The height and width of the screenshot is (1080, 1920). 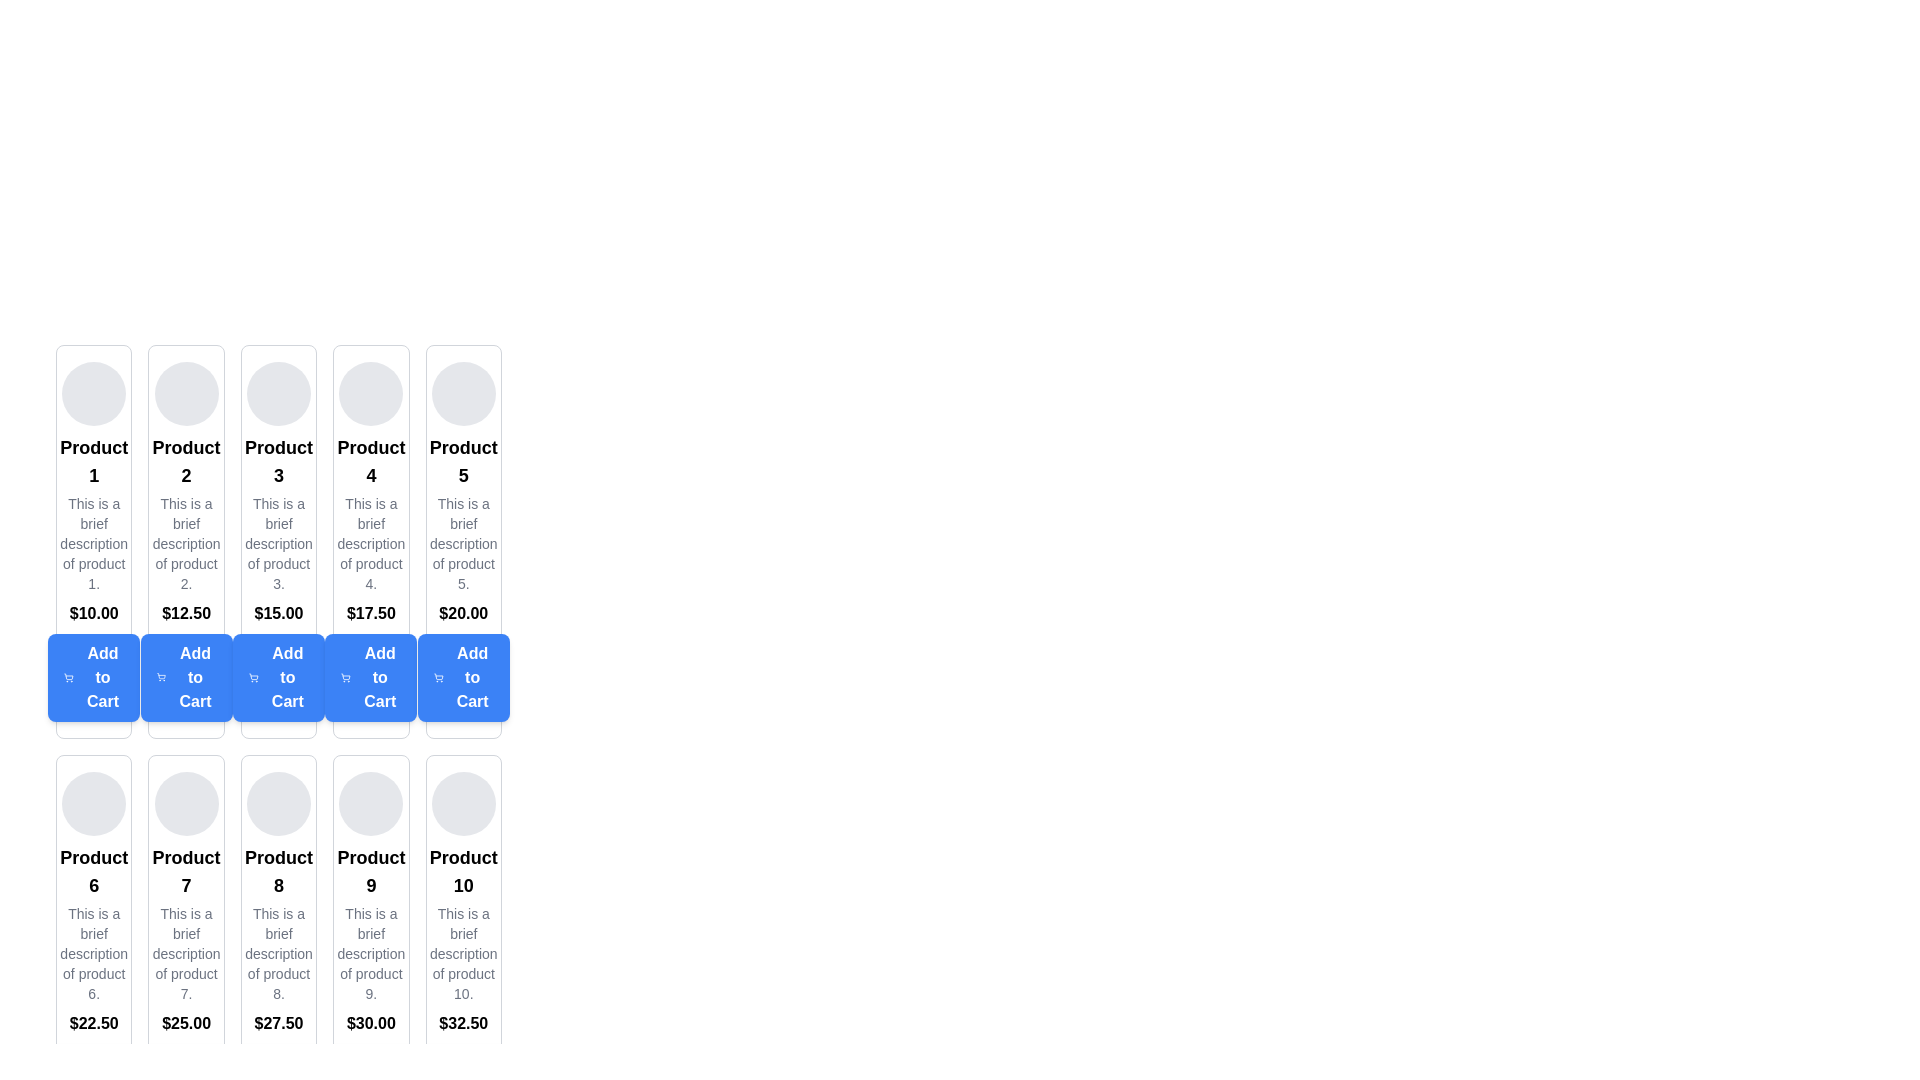 I want to click on the Text label for 'Product 2' which is positioned below the circular image placeholder in its product card, so click(x=186, y=462).